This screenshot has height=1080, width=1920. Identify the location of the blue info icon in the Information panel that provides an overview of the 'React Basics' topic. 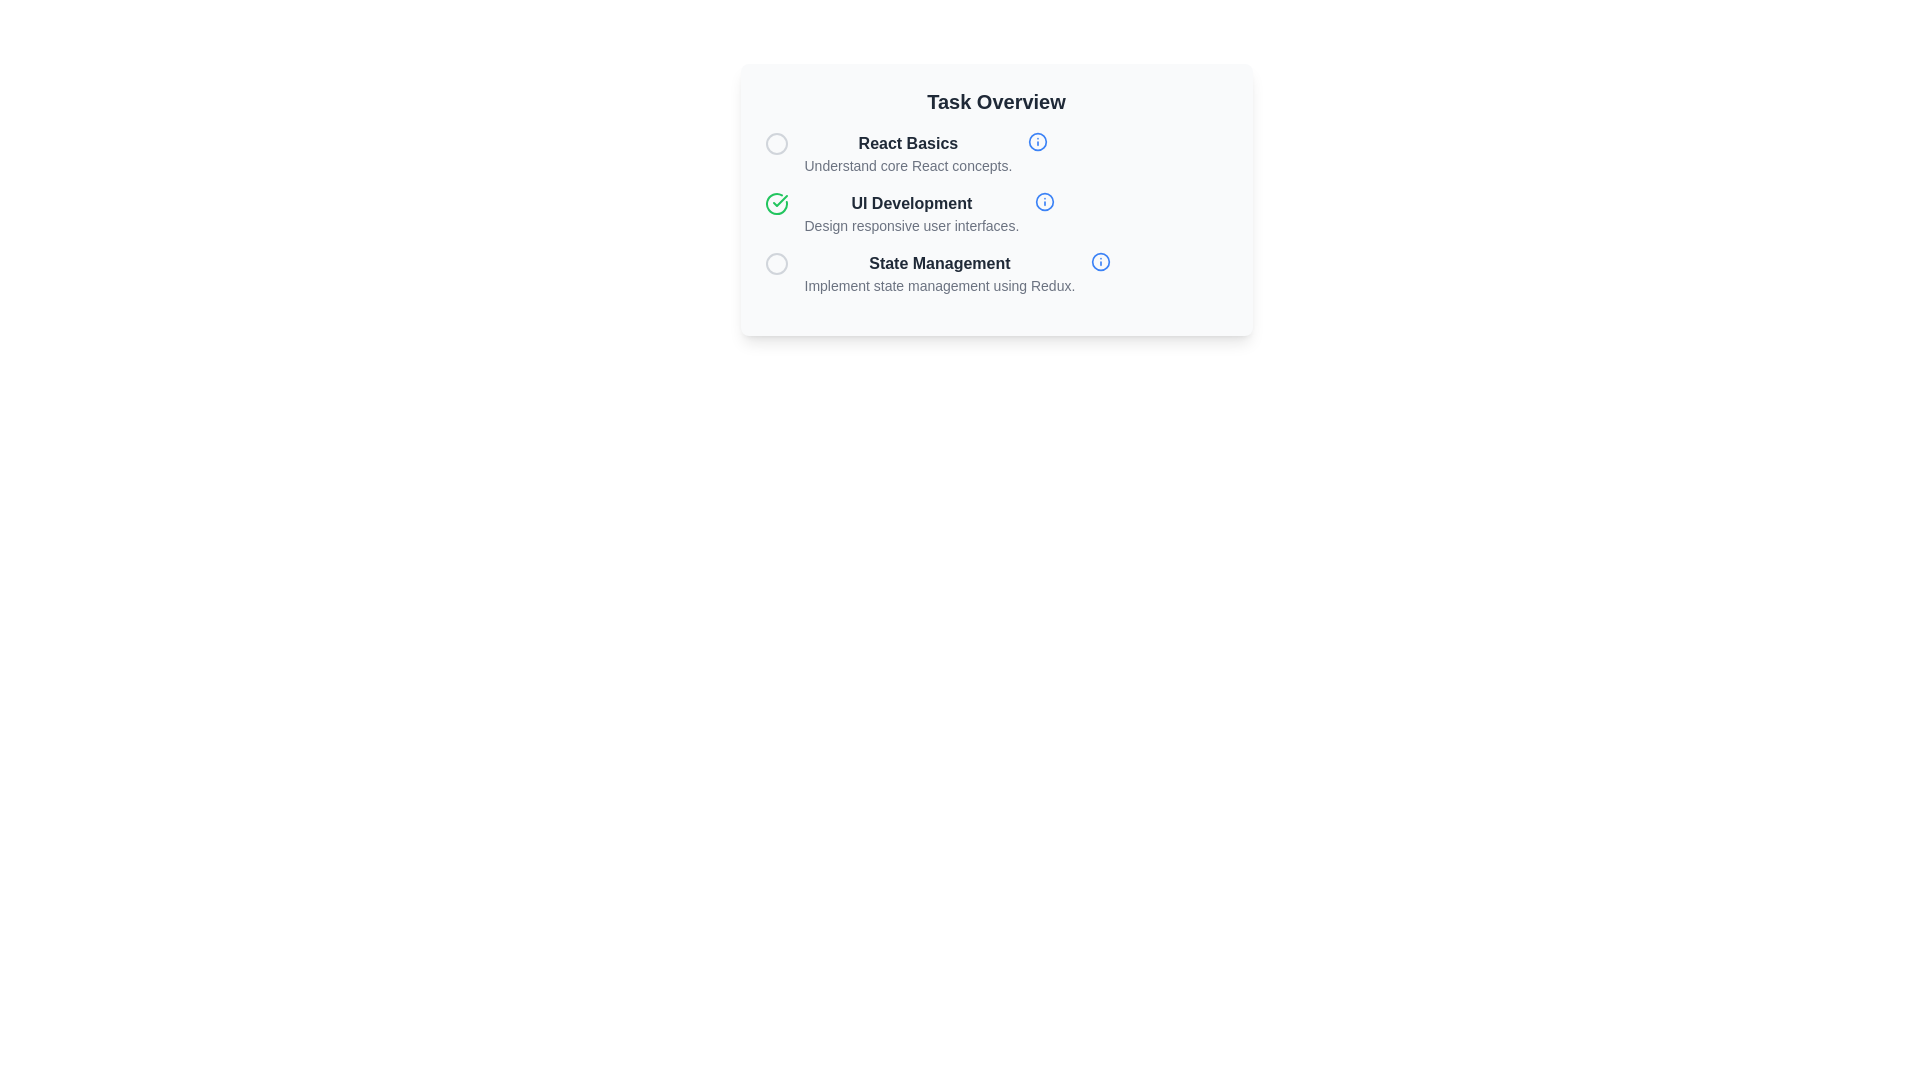
(996, 153).